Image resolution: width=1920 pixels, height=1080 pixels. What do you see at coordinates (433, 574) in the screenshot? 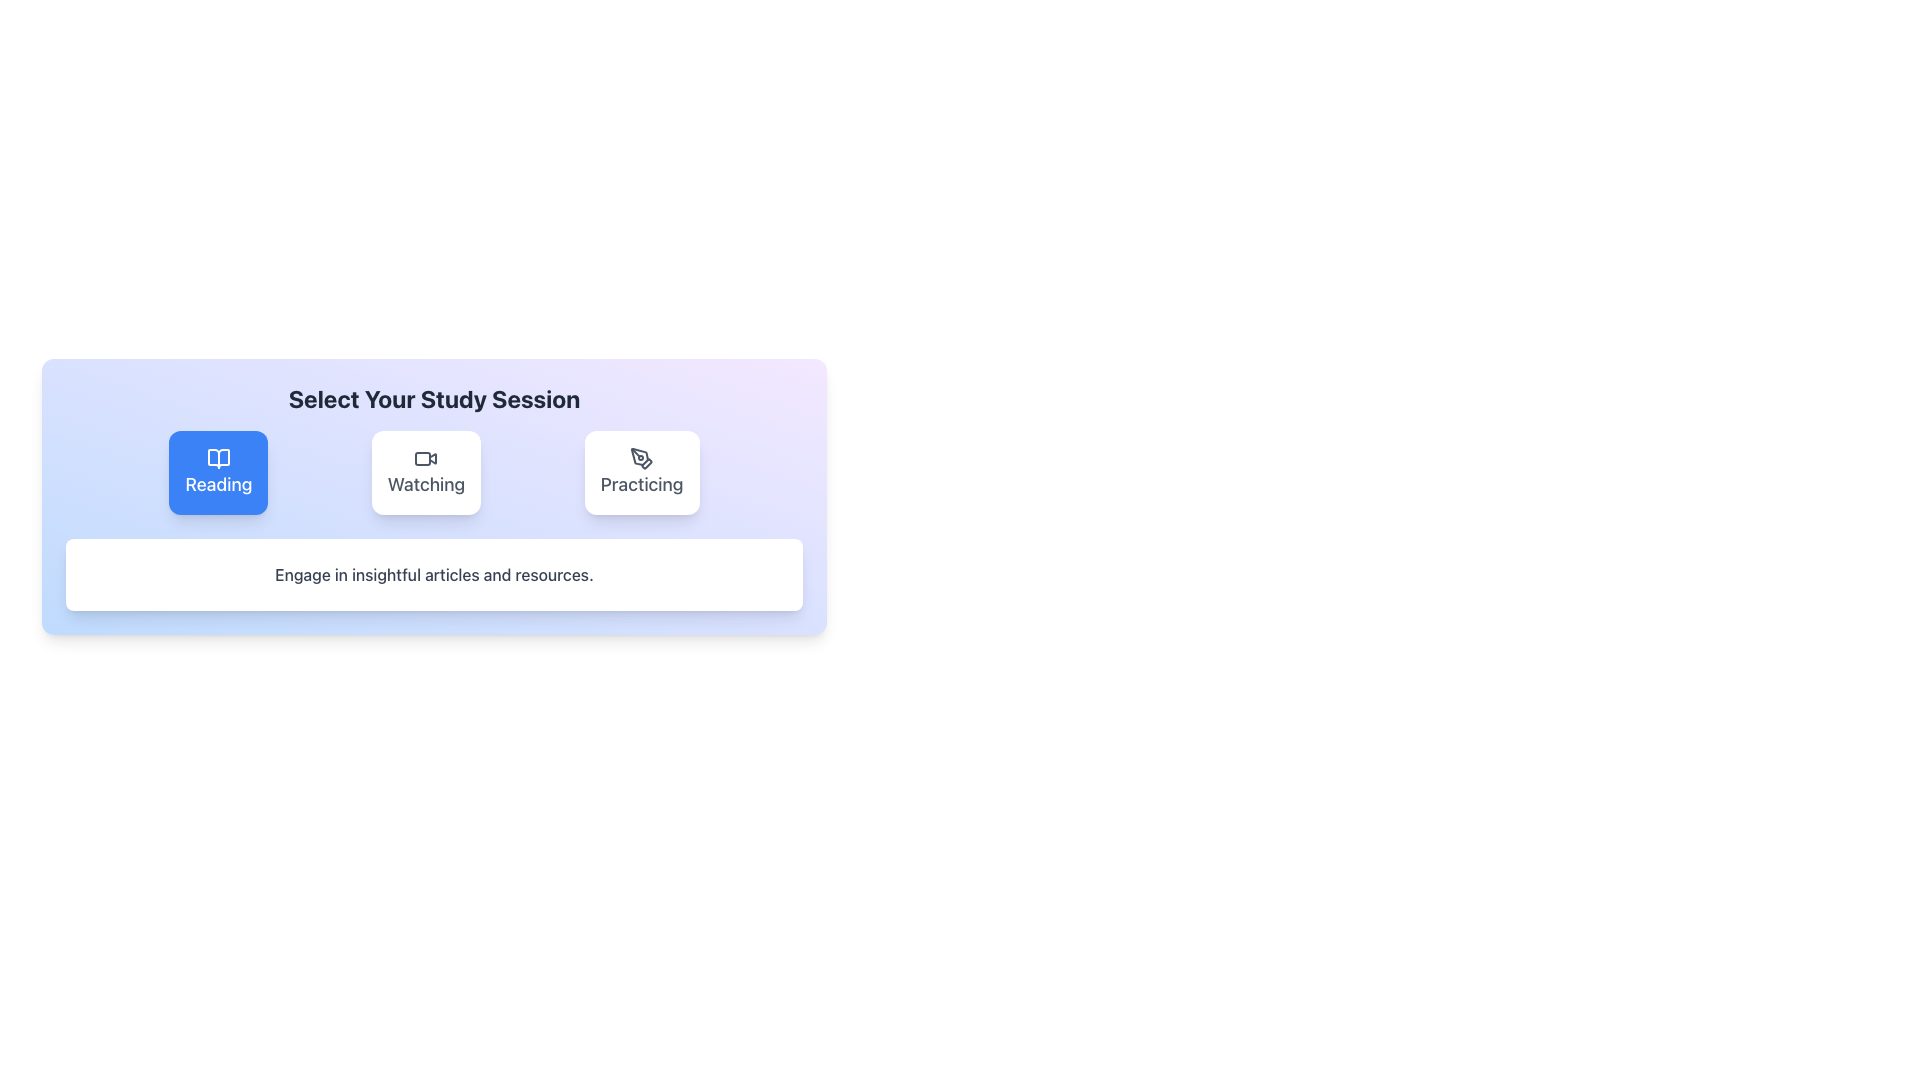
I see `the descriptive Text Label located within the white, rounded, shadowed box below the study session options ('Reading', 'Watching', and 'Practicing')` at bounding box center [433, 574].